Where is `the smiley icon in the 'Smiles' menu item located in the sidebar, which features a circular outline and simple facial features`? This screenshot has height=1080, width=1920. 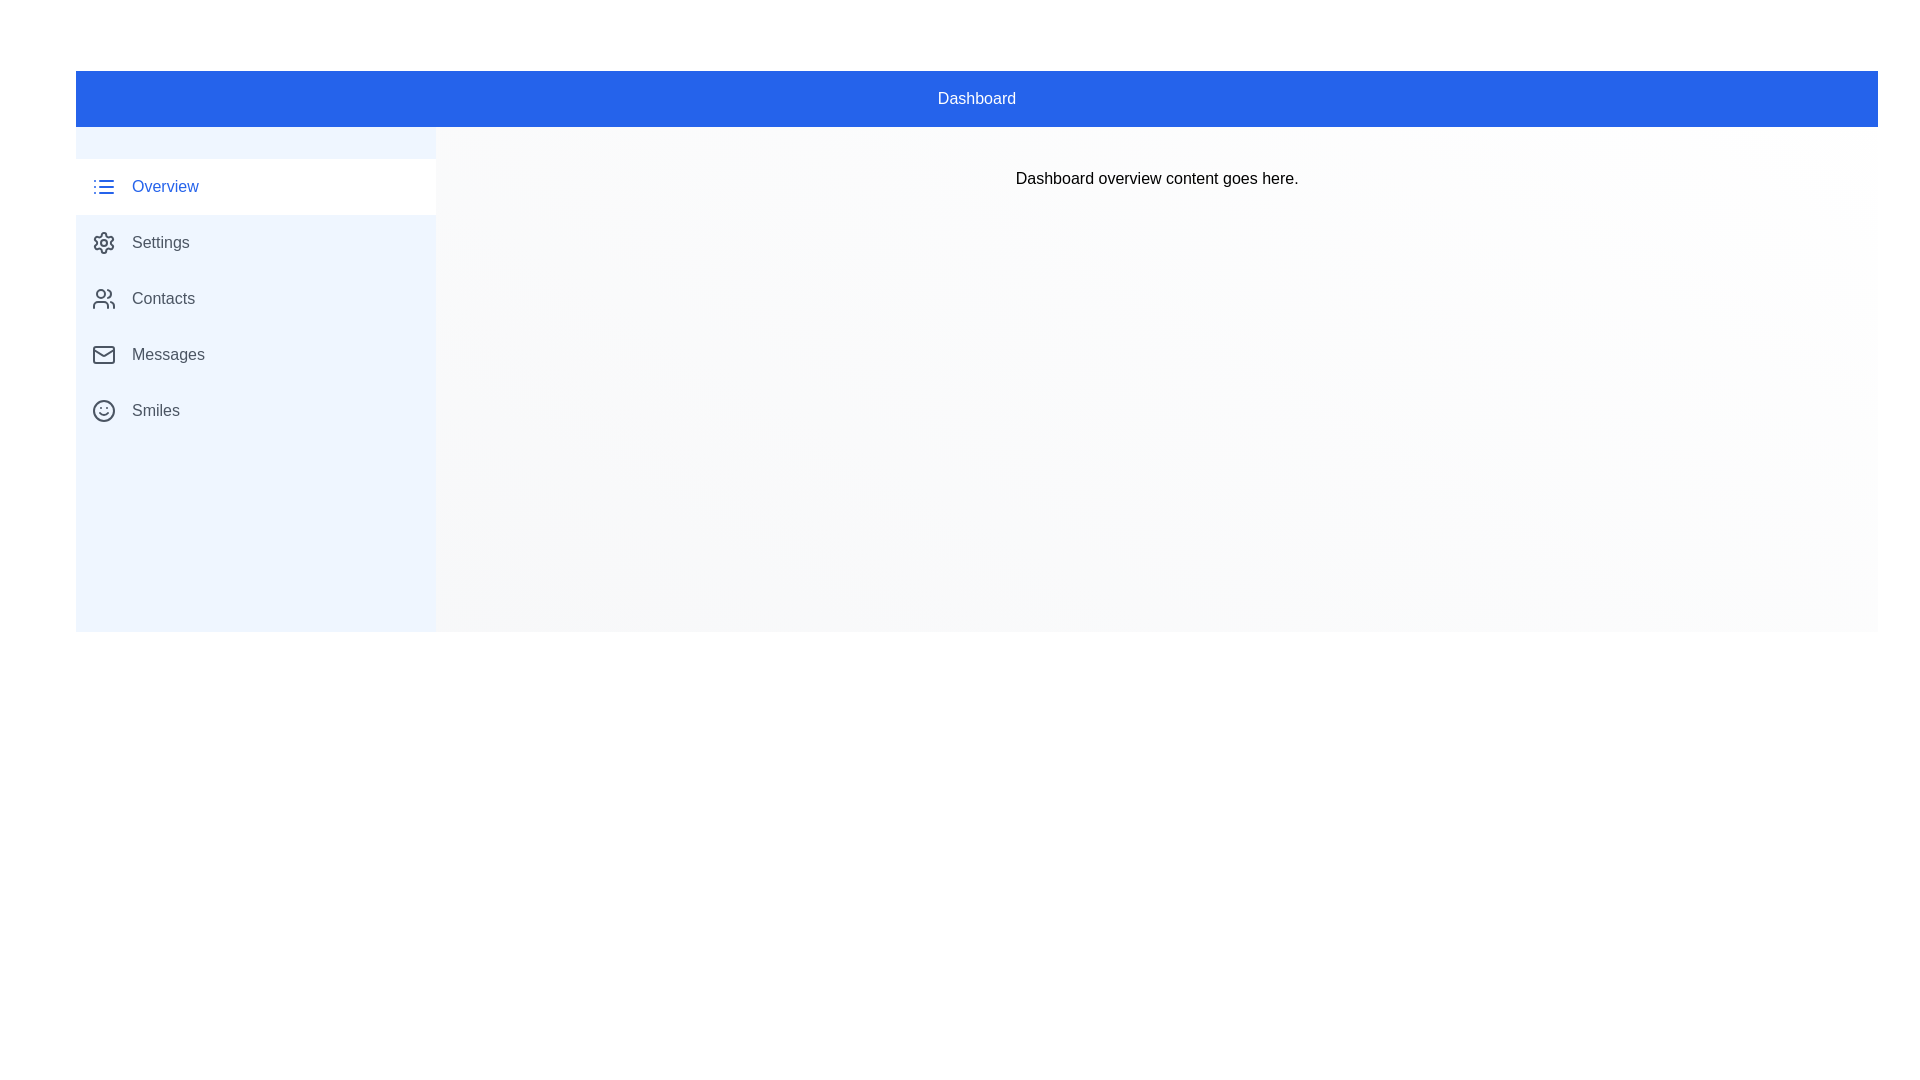
the smiley icon in the 'Smiles' menu item located in the sidebar, which features a circular outline and simple facial features is located at coordinates (103, 410).